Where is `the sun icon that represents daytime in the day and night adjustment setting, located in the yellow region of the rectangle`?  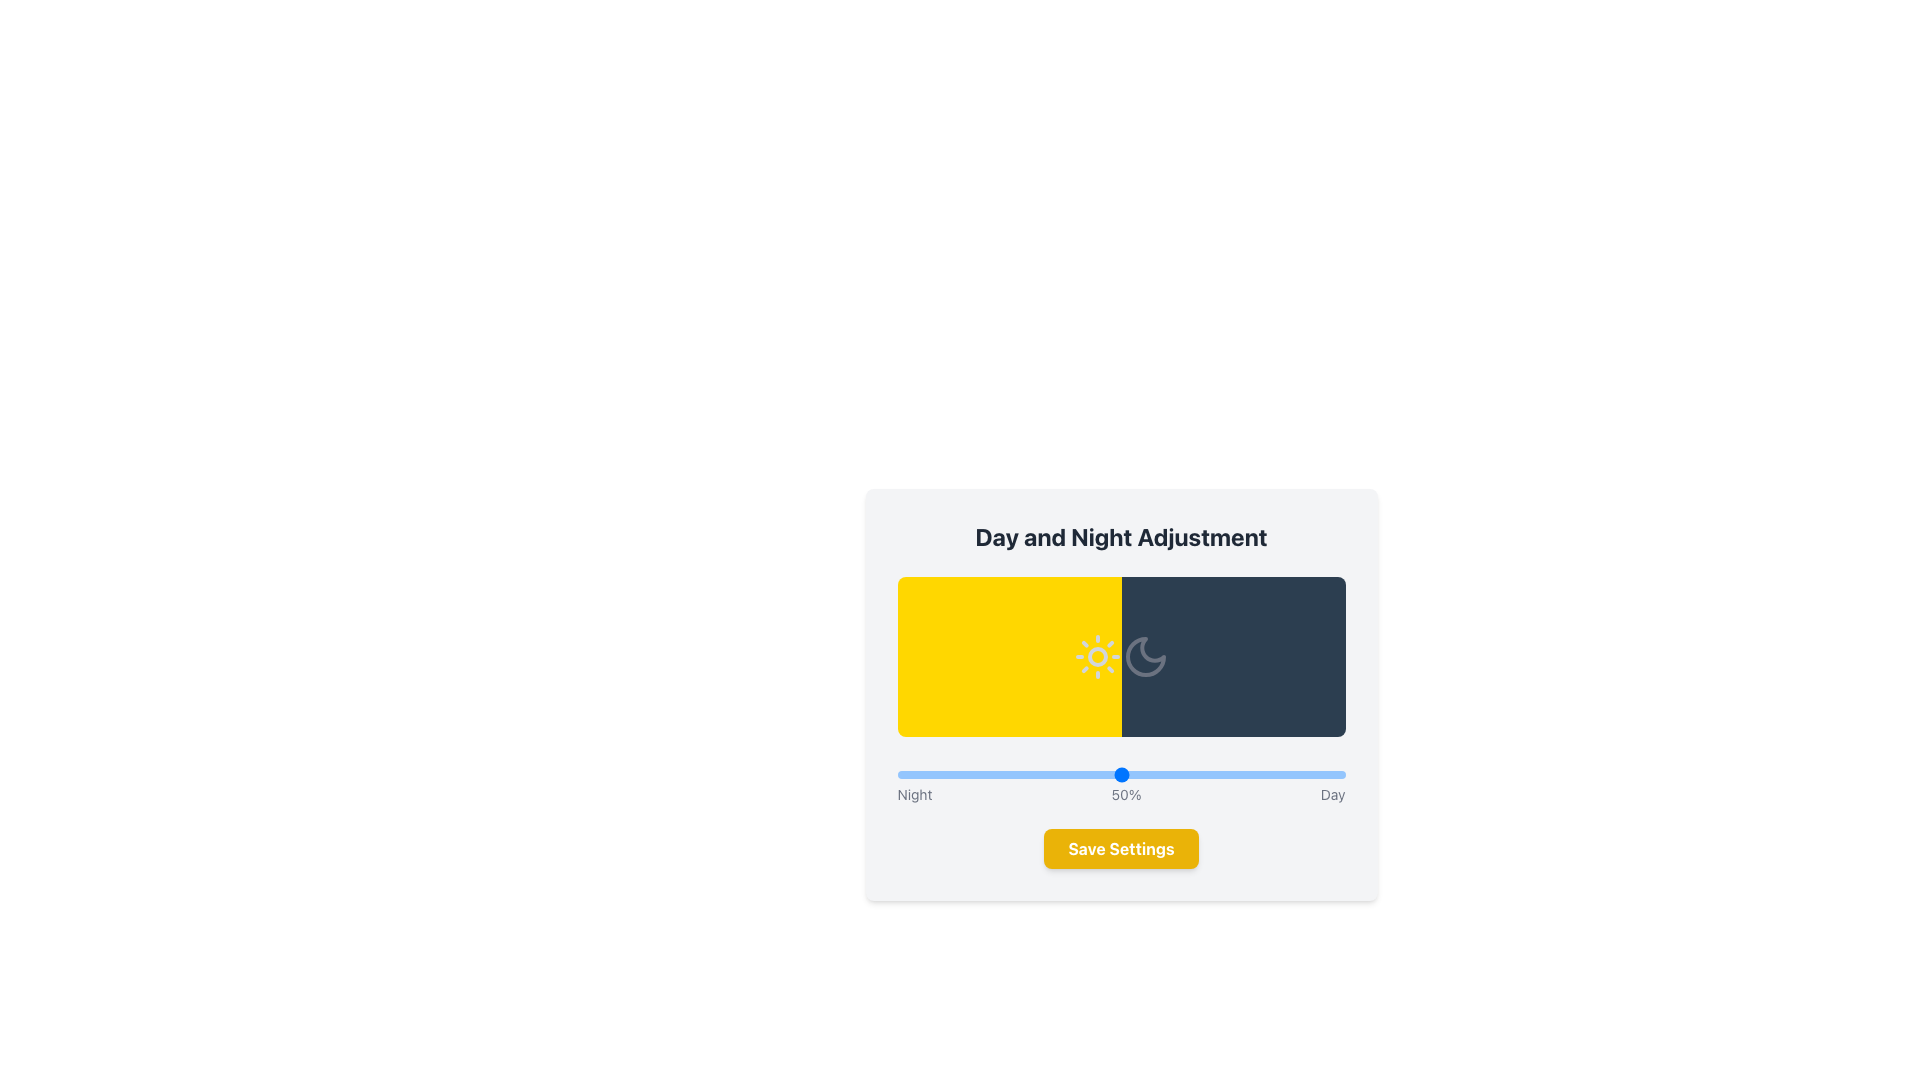
the sun icon that represents daytime in the day and night adjustment setting, located in the yellow region of the rectangle is located at coordinates (1096, 656).